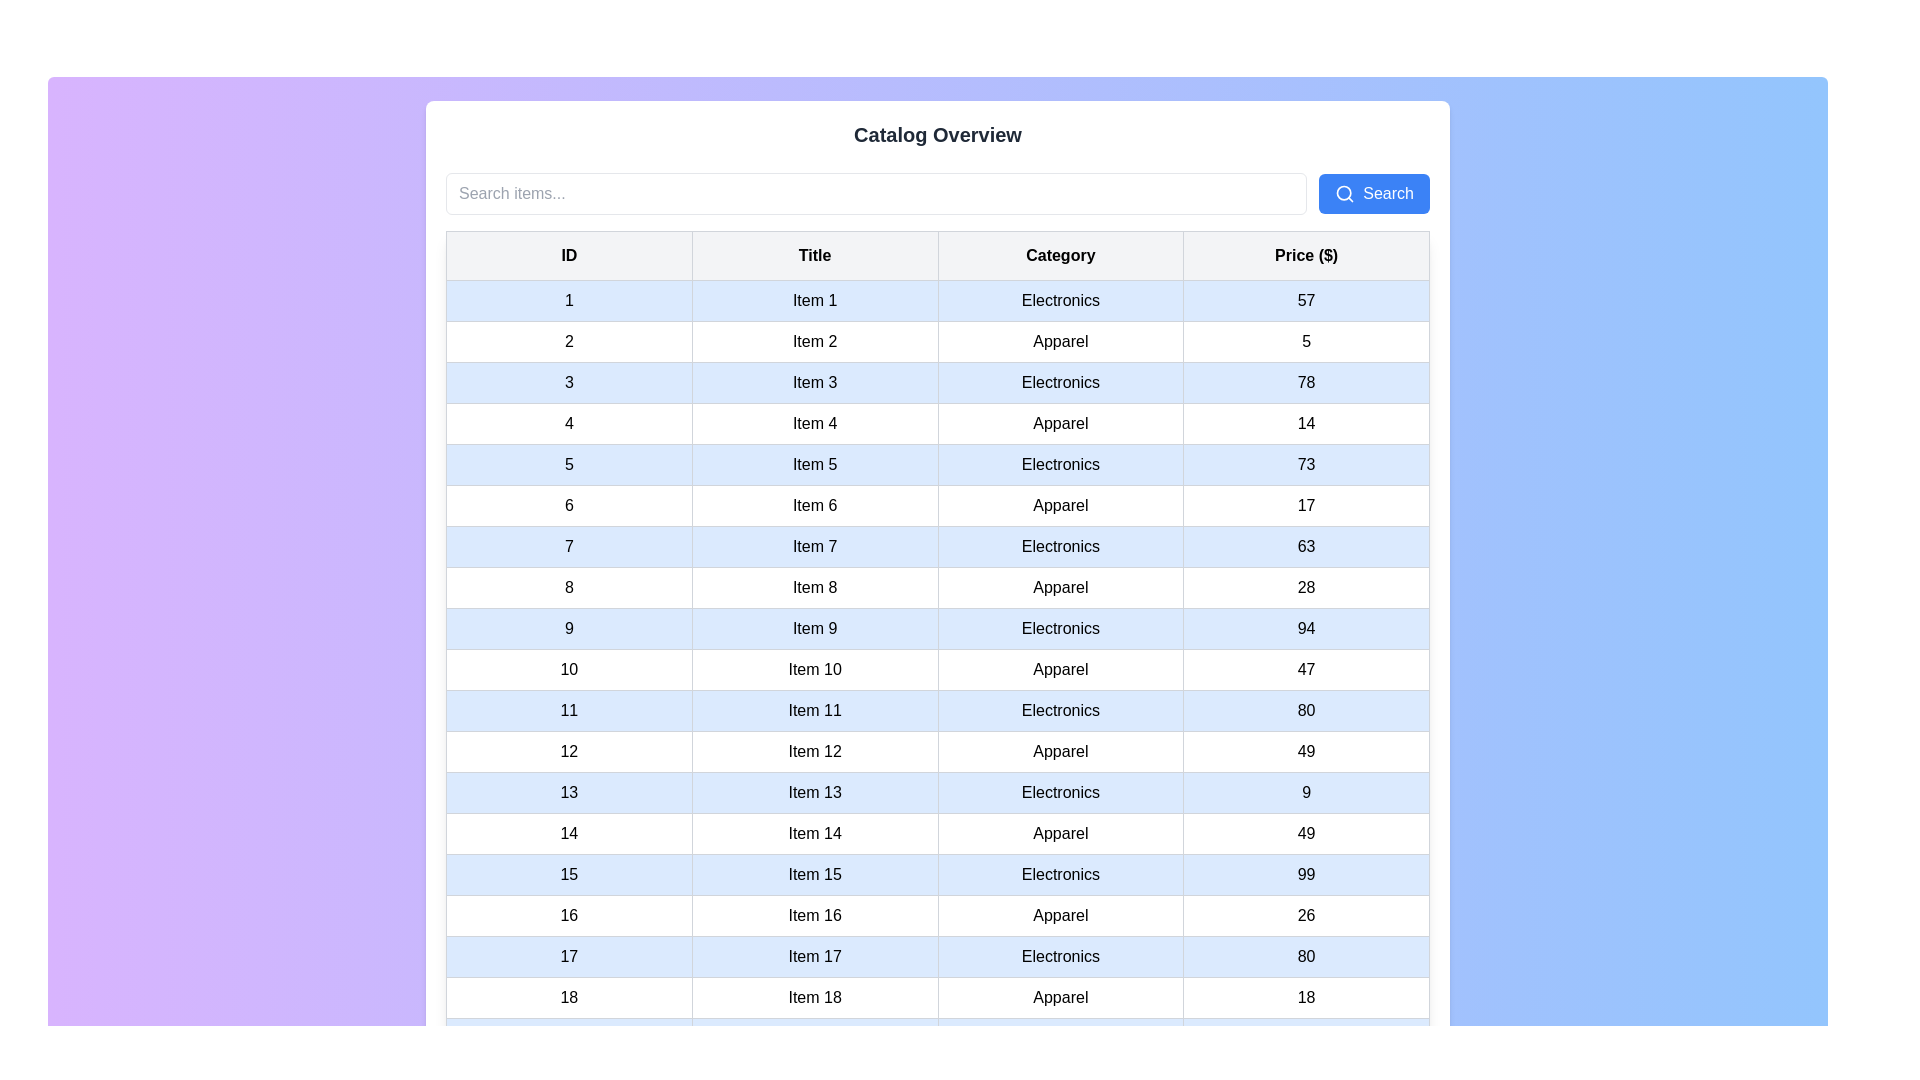 The width and height of the screenshot is (1920, 1080). What do you see at coordinates (1059, 300) in the screenshot?
I see `the Text label in the third column of the first data row in the table that indicates the category information` at bounding box center [1059, 300].